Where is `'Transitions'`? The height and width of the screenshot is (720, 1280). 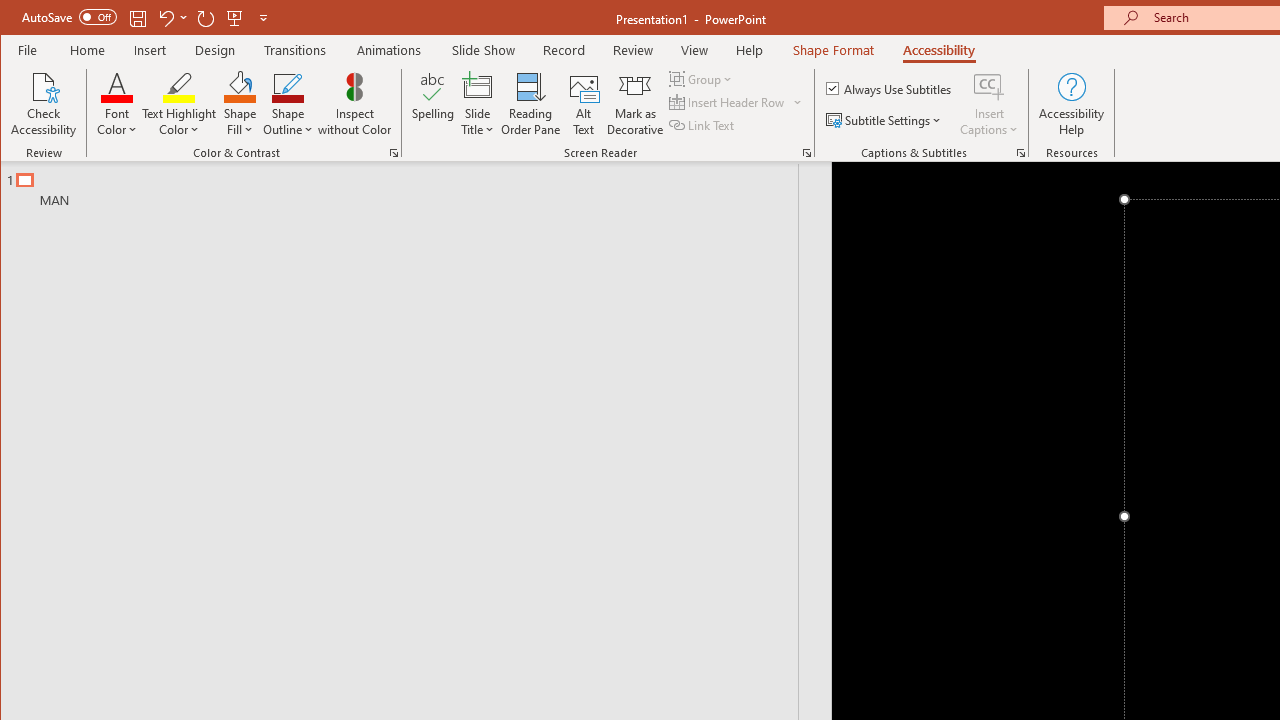
'Transitions' is located at coordinates (294, 49).